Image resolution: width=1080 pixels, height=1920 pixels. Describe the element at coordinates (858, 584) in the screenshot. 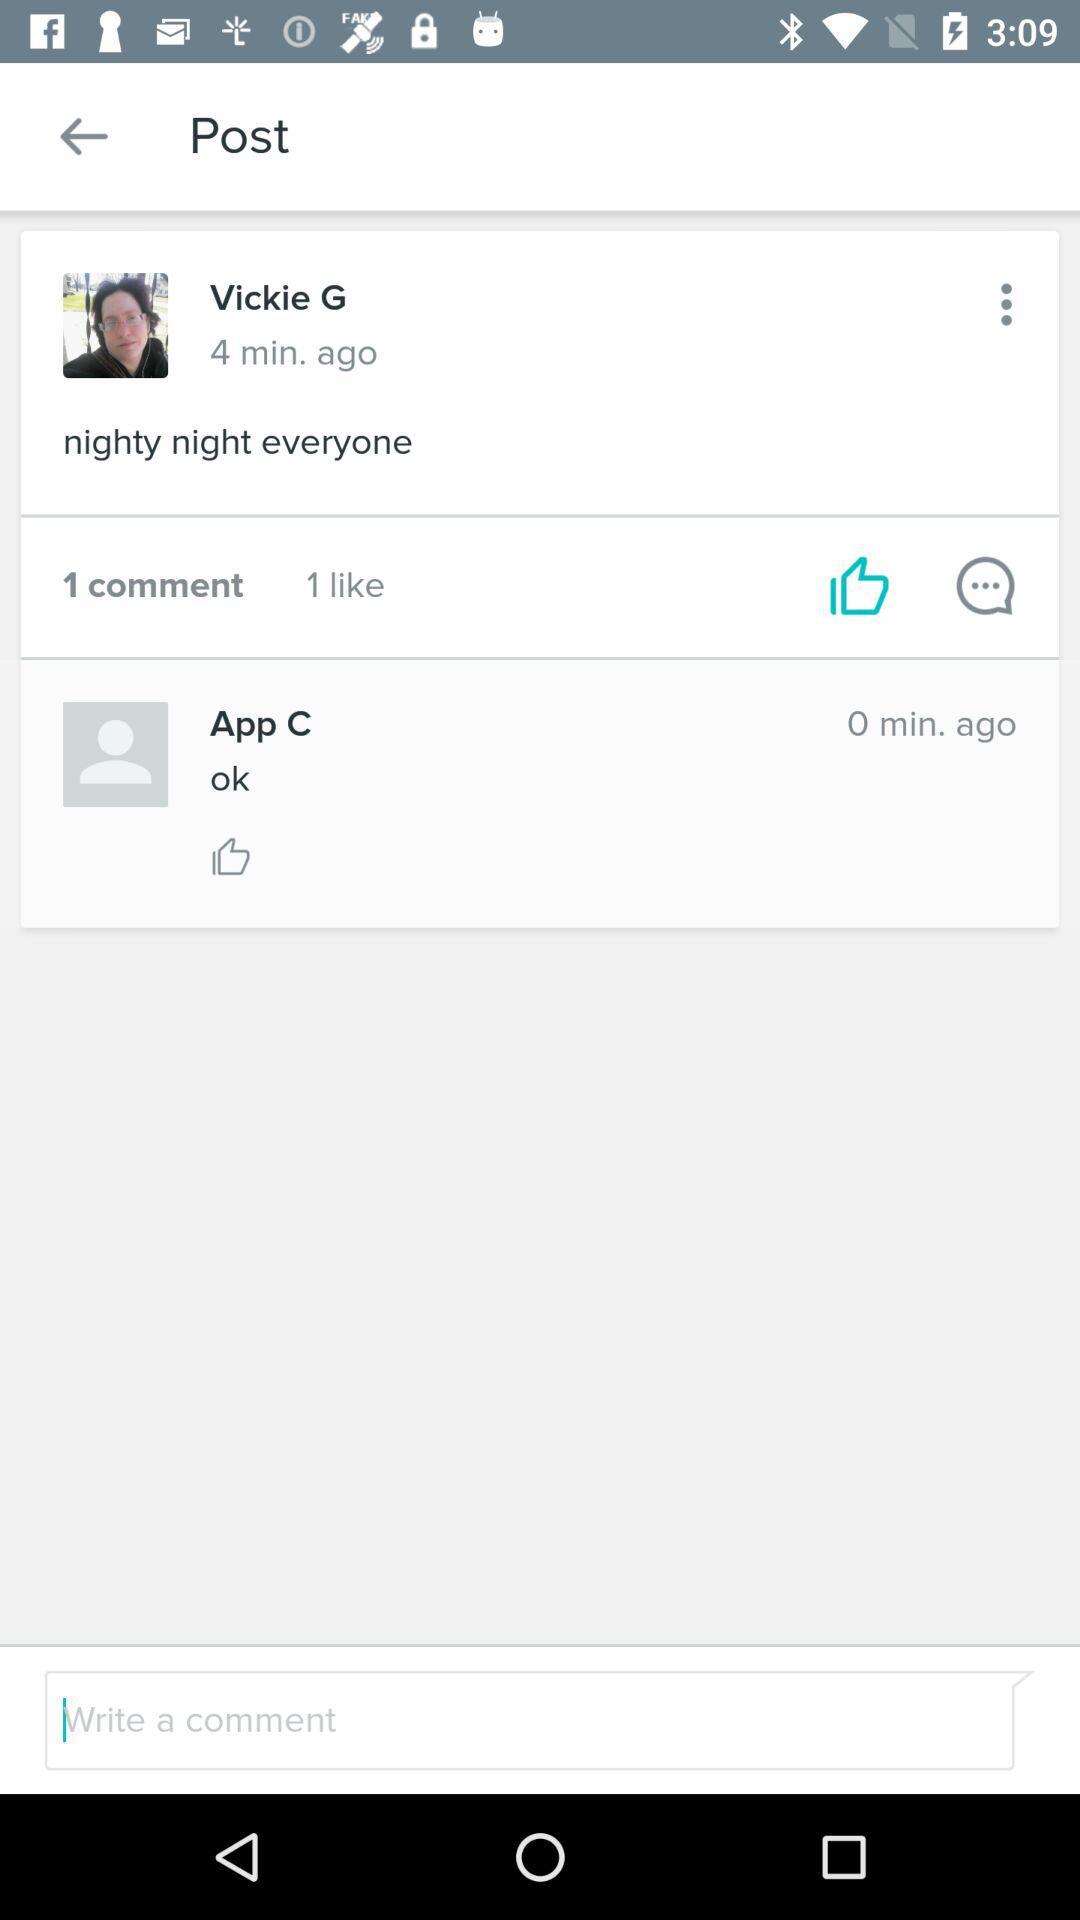

I see `the item next to 1 like item` at that location.